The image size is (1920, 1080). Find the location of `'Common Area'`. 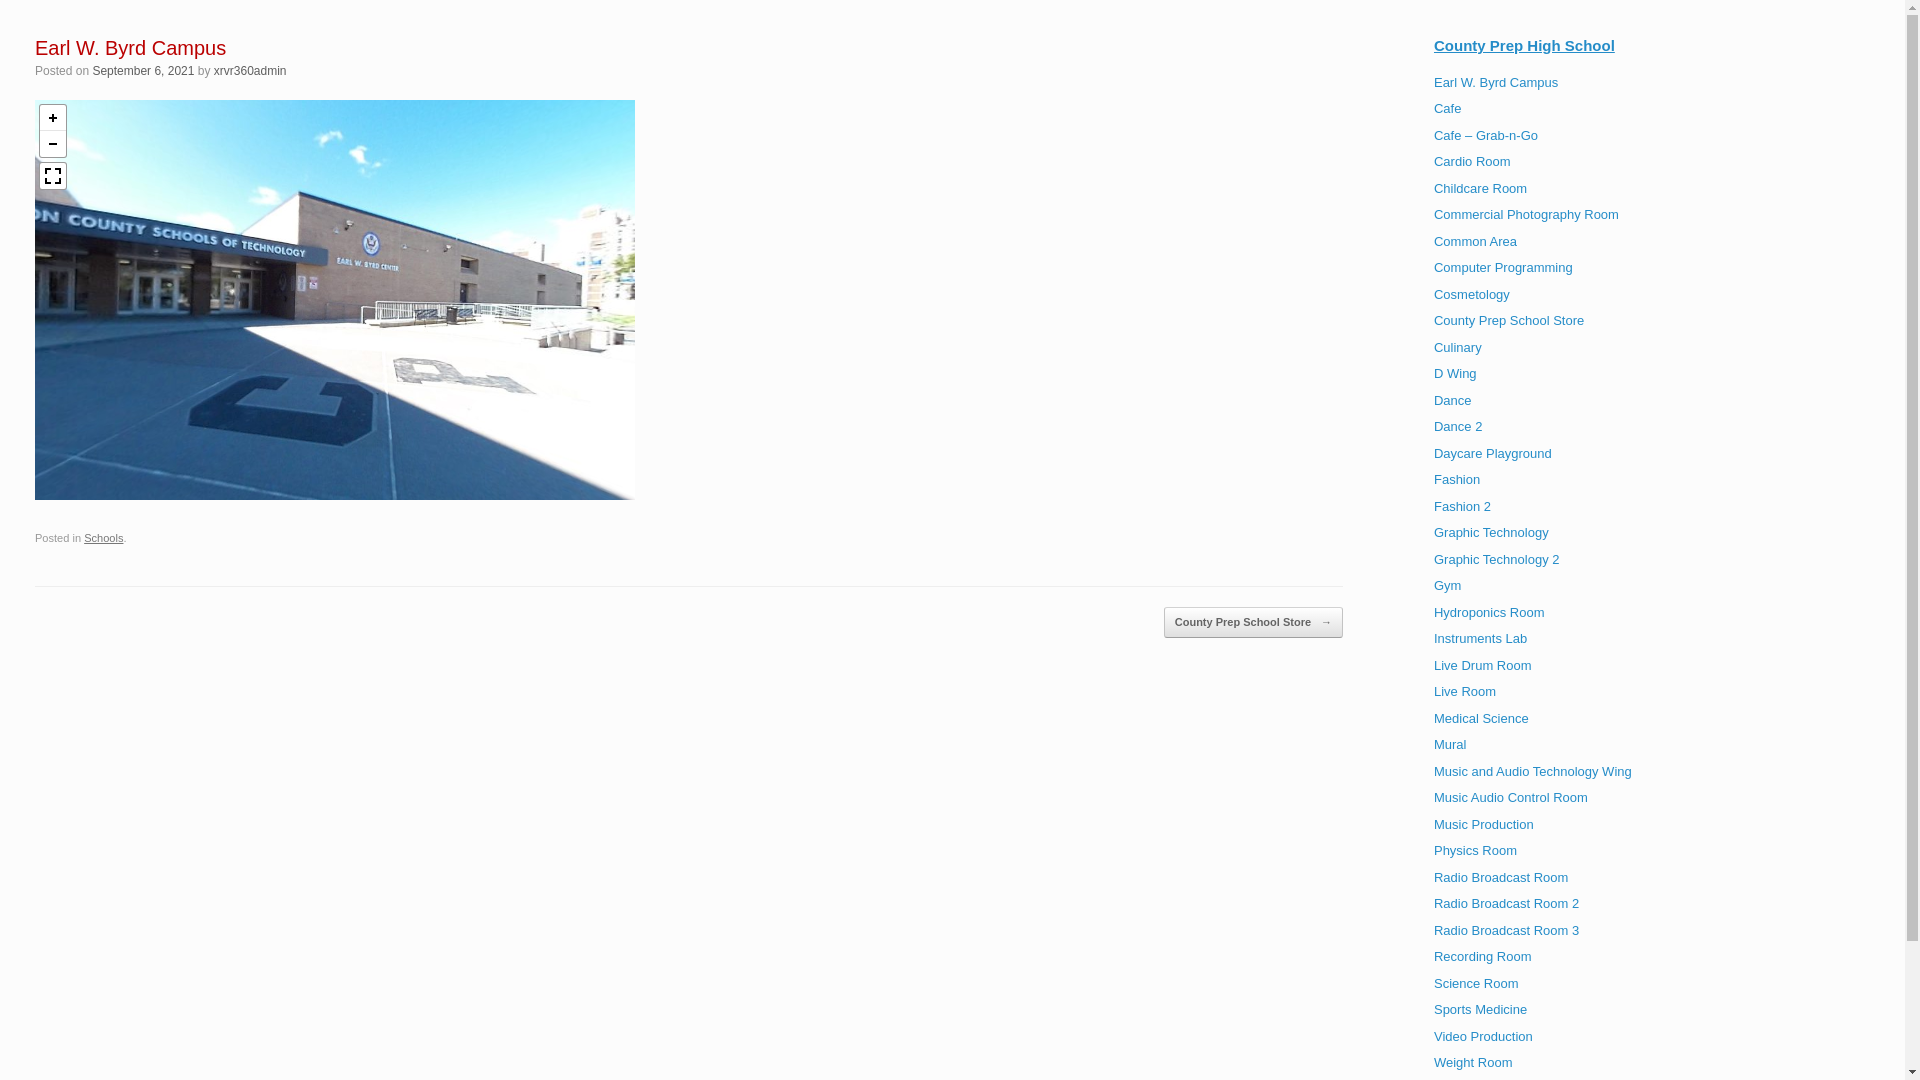

'Common Area' is located at coordinates (1433, 240).